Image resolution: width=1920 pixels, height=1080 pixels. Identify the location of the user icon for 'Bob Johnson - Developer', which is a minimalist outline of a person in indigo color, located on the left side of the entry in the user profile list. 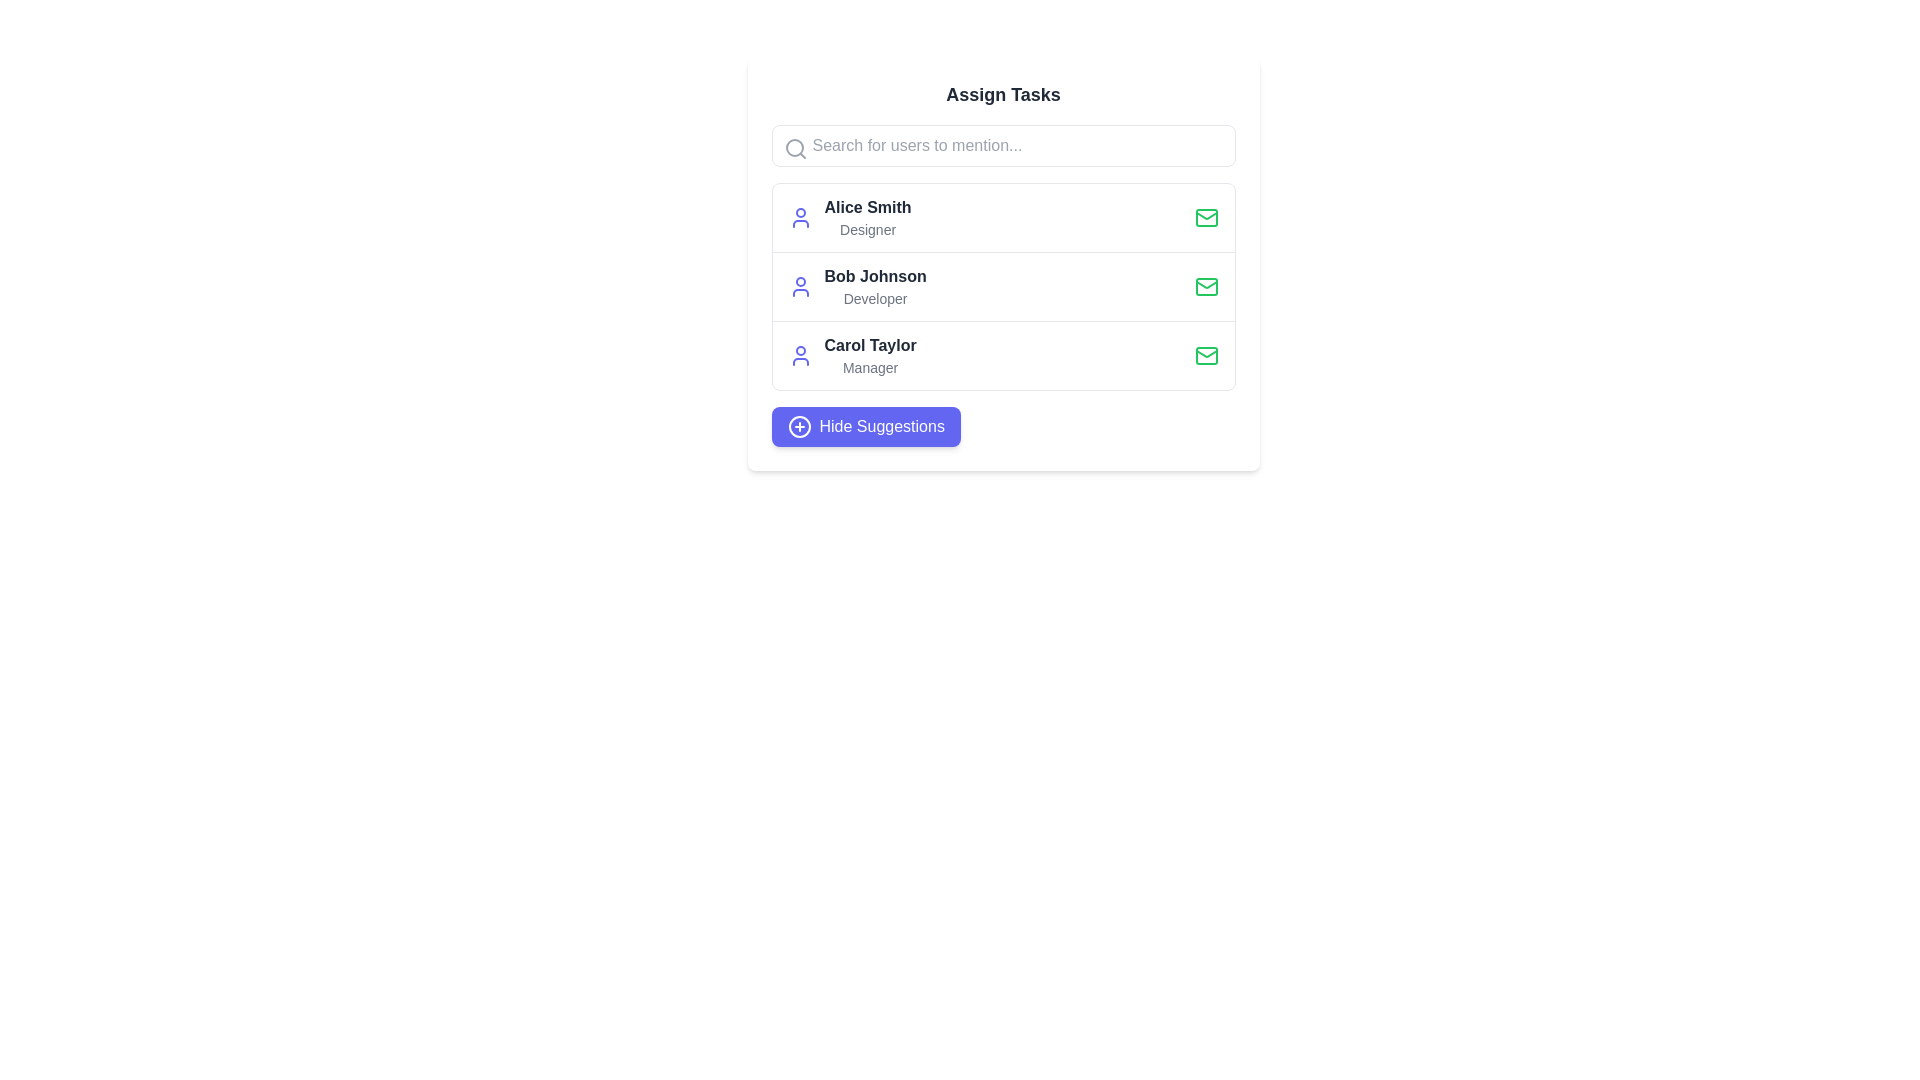
(800, 286).